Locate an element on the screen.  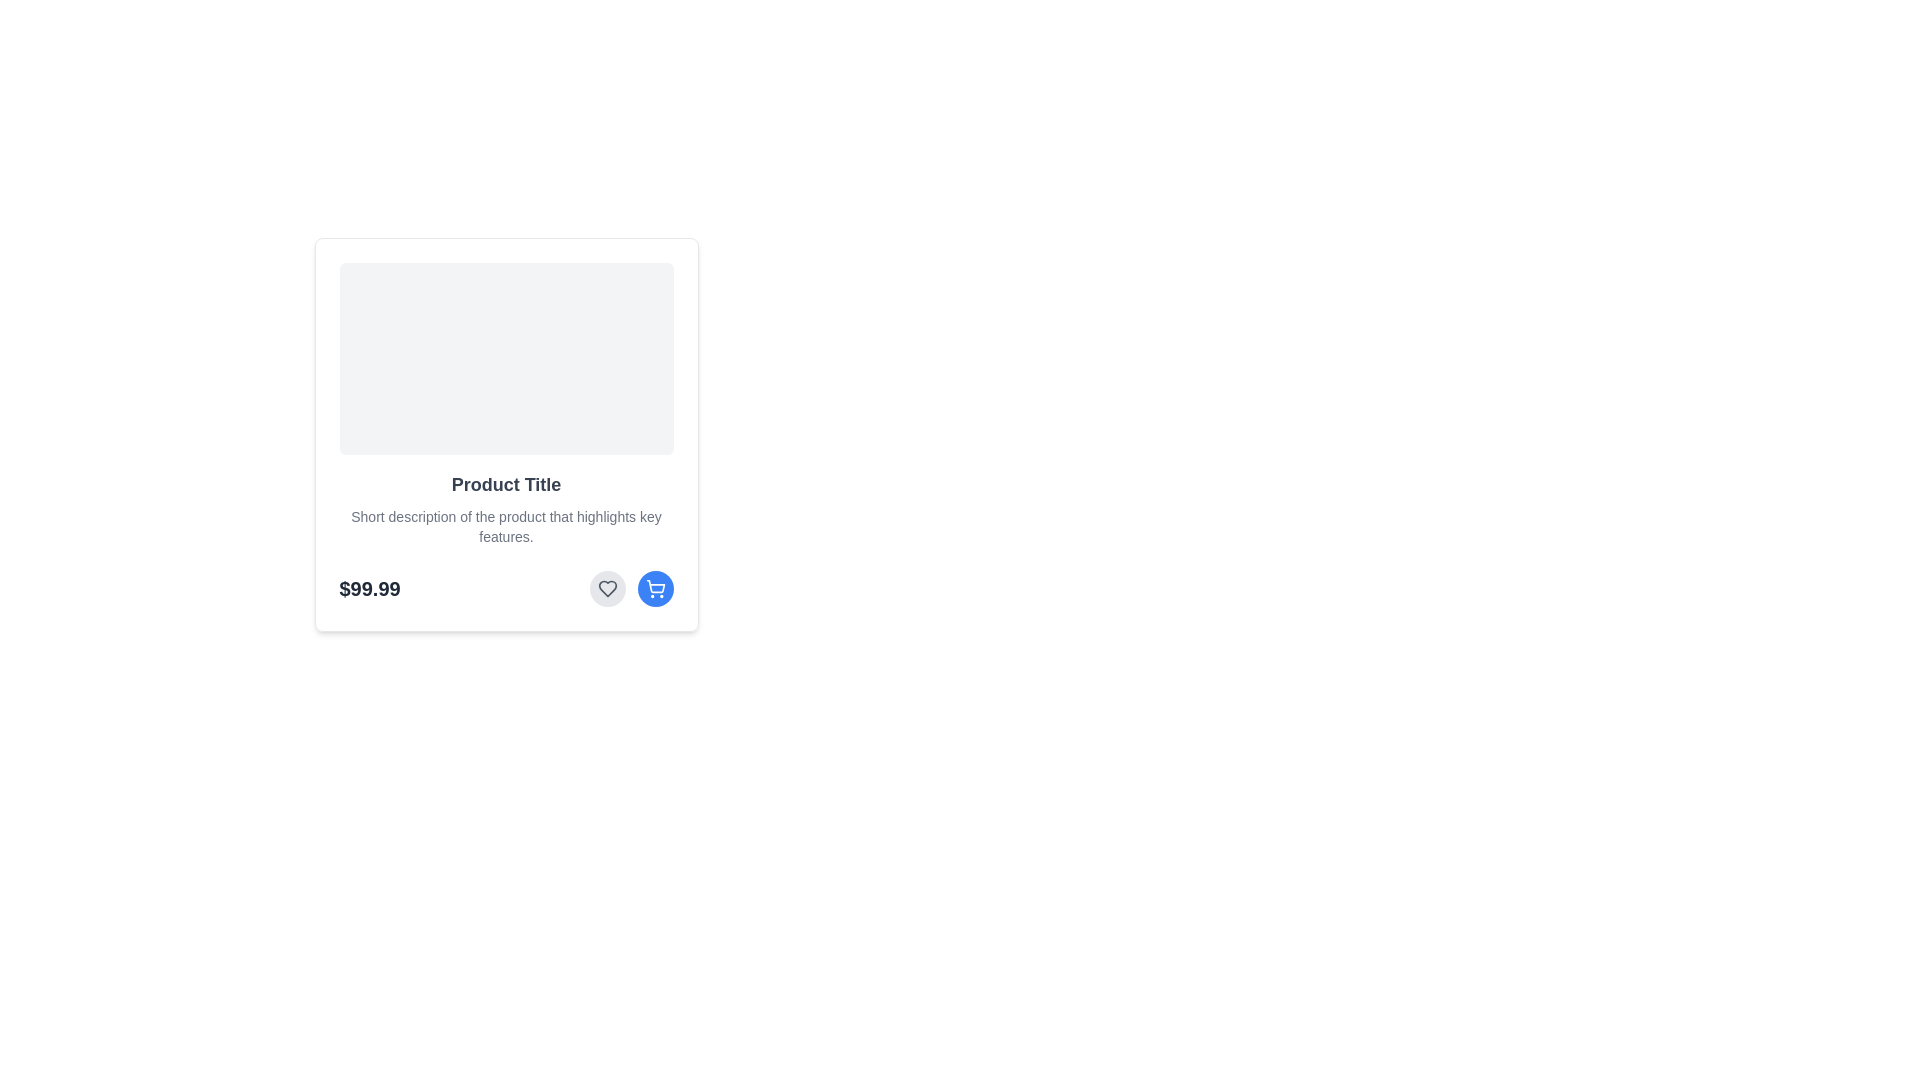
the favorite button located at the bottom section of the card-like interface, positioned to the left of the blue circular shopping cart button is located at coordinates (606, 588).